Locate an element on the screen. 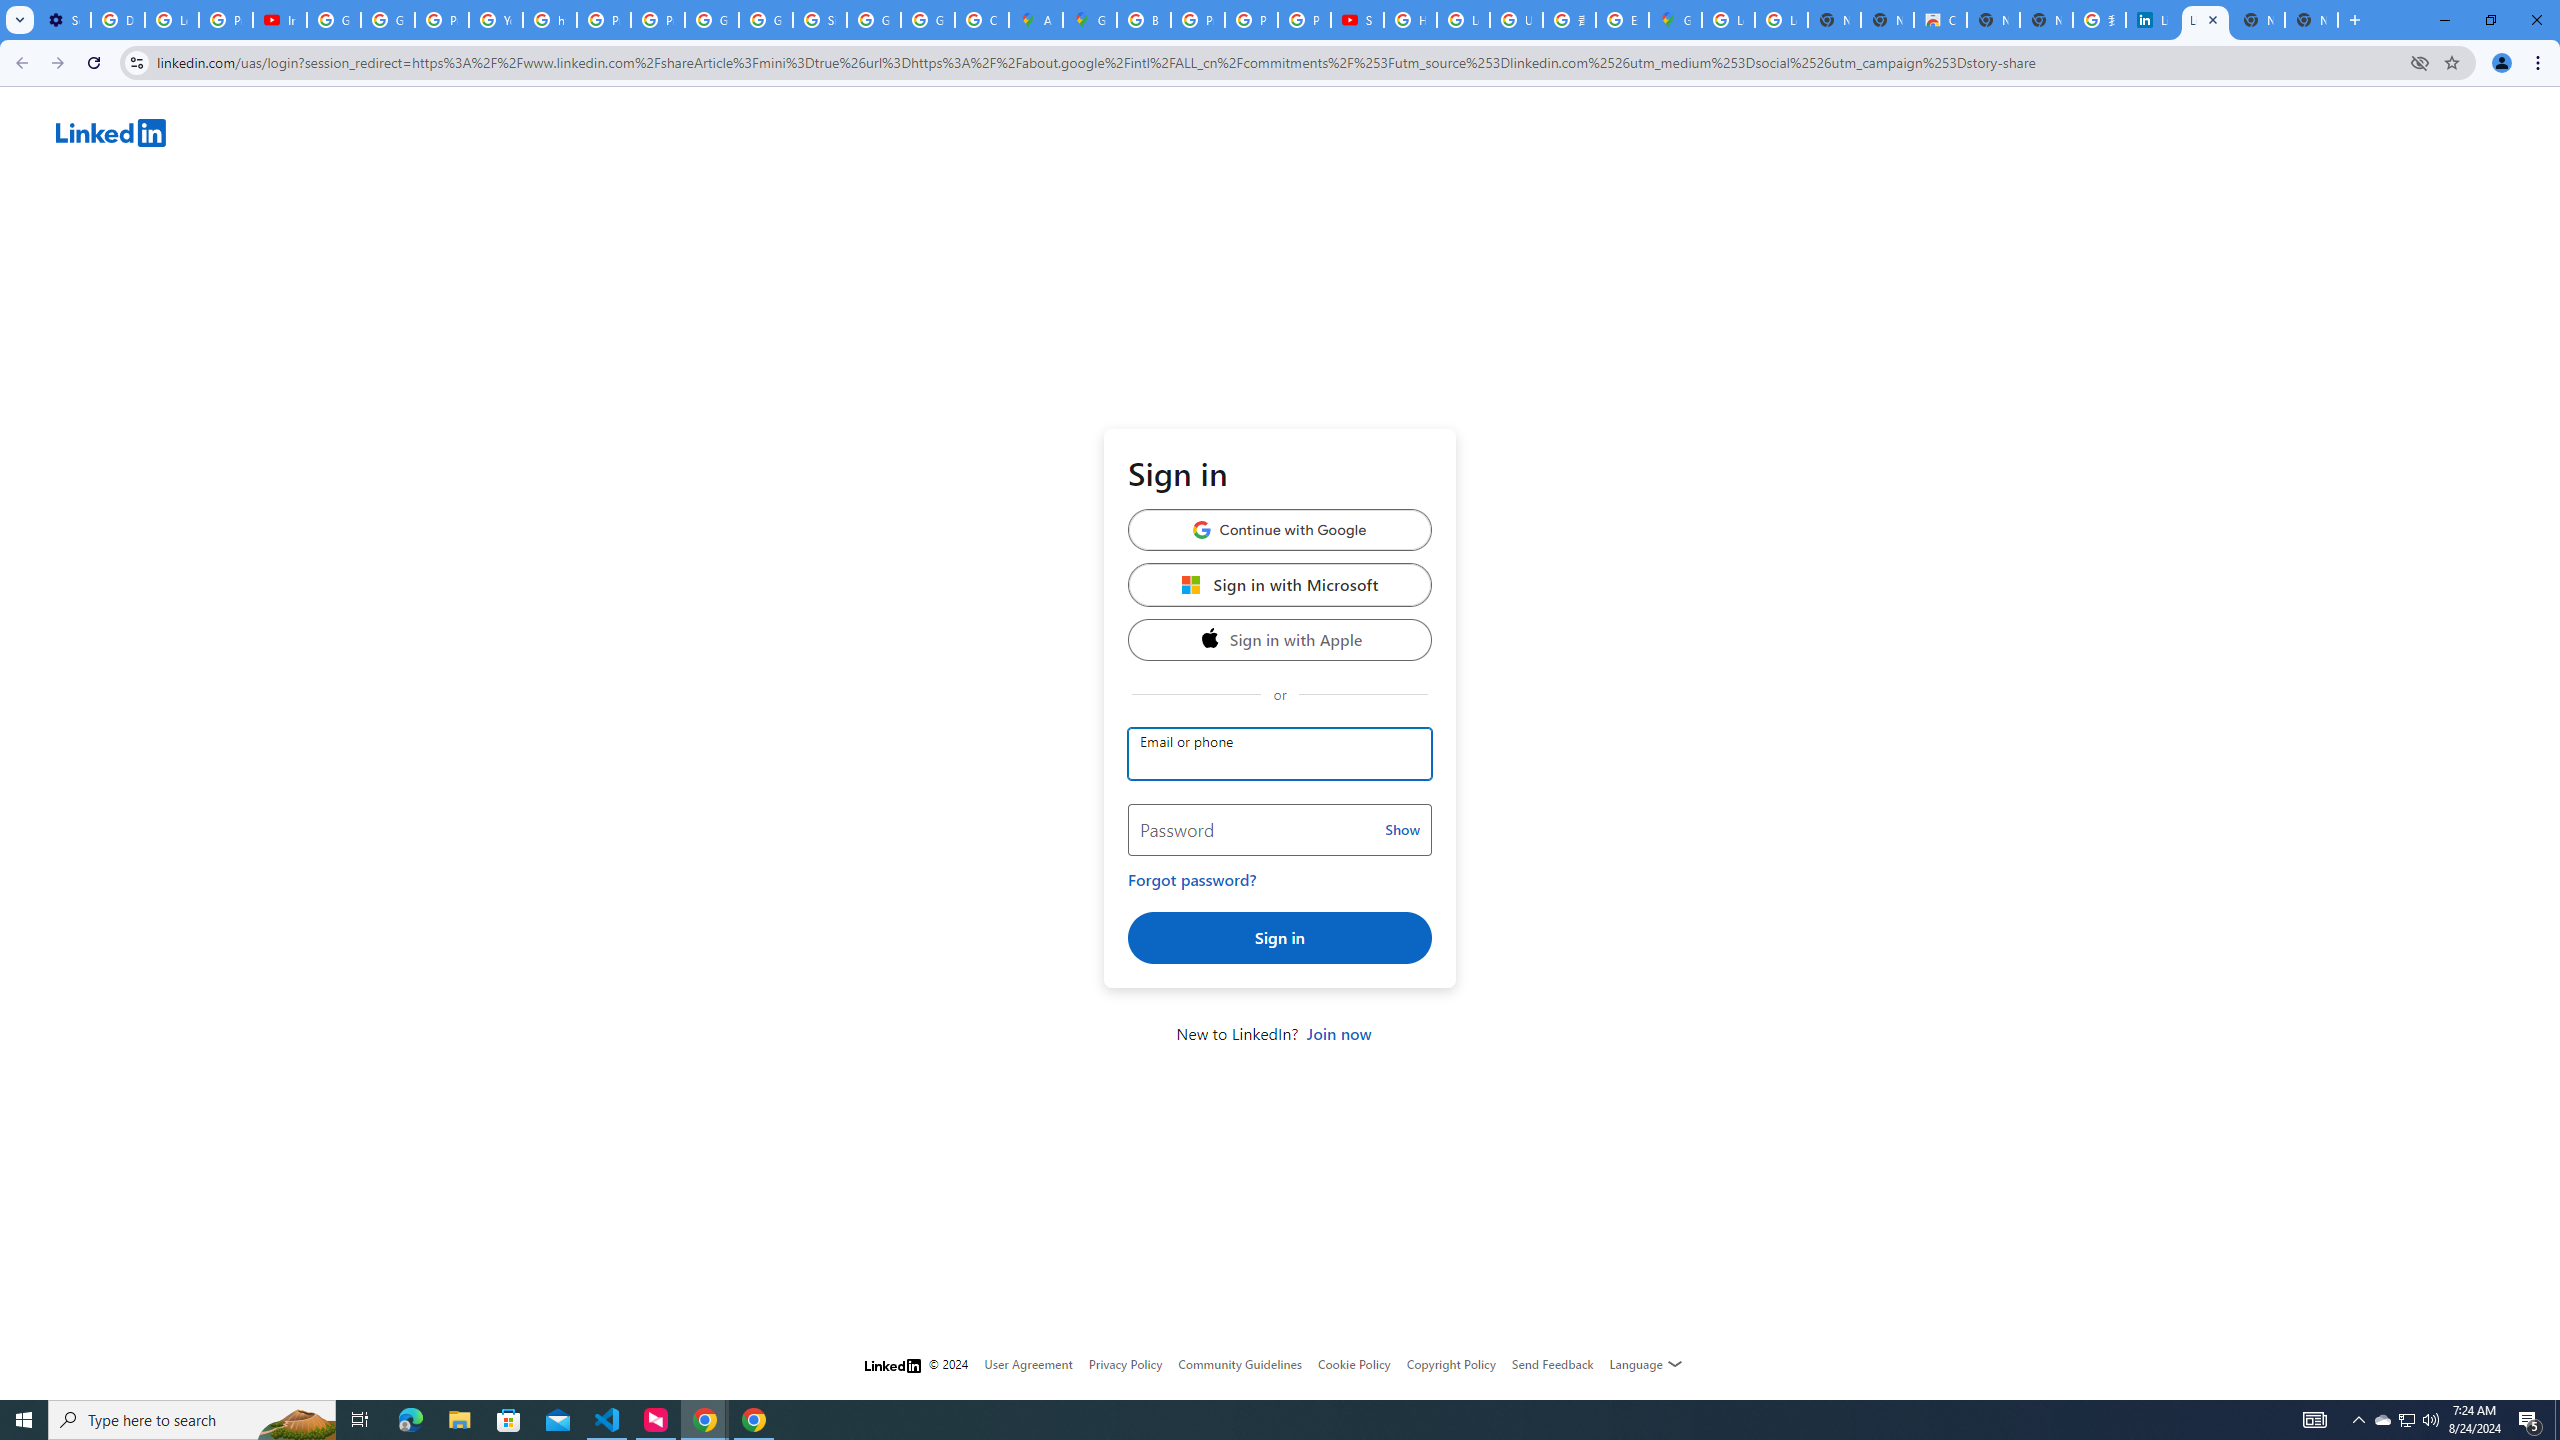 This screenshot has height=1440, width=2560. 'Sign in with Microsoft' is located at coordinates (1280, 583).